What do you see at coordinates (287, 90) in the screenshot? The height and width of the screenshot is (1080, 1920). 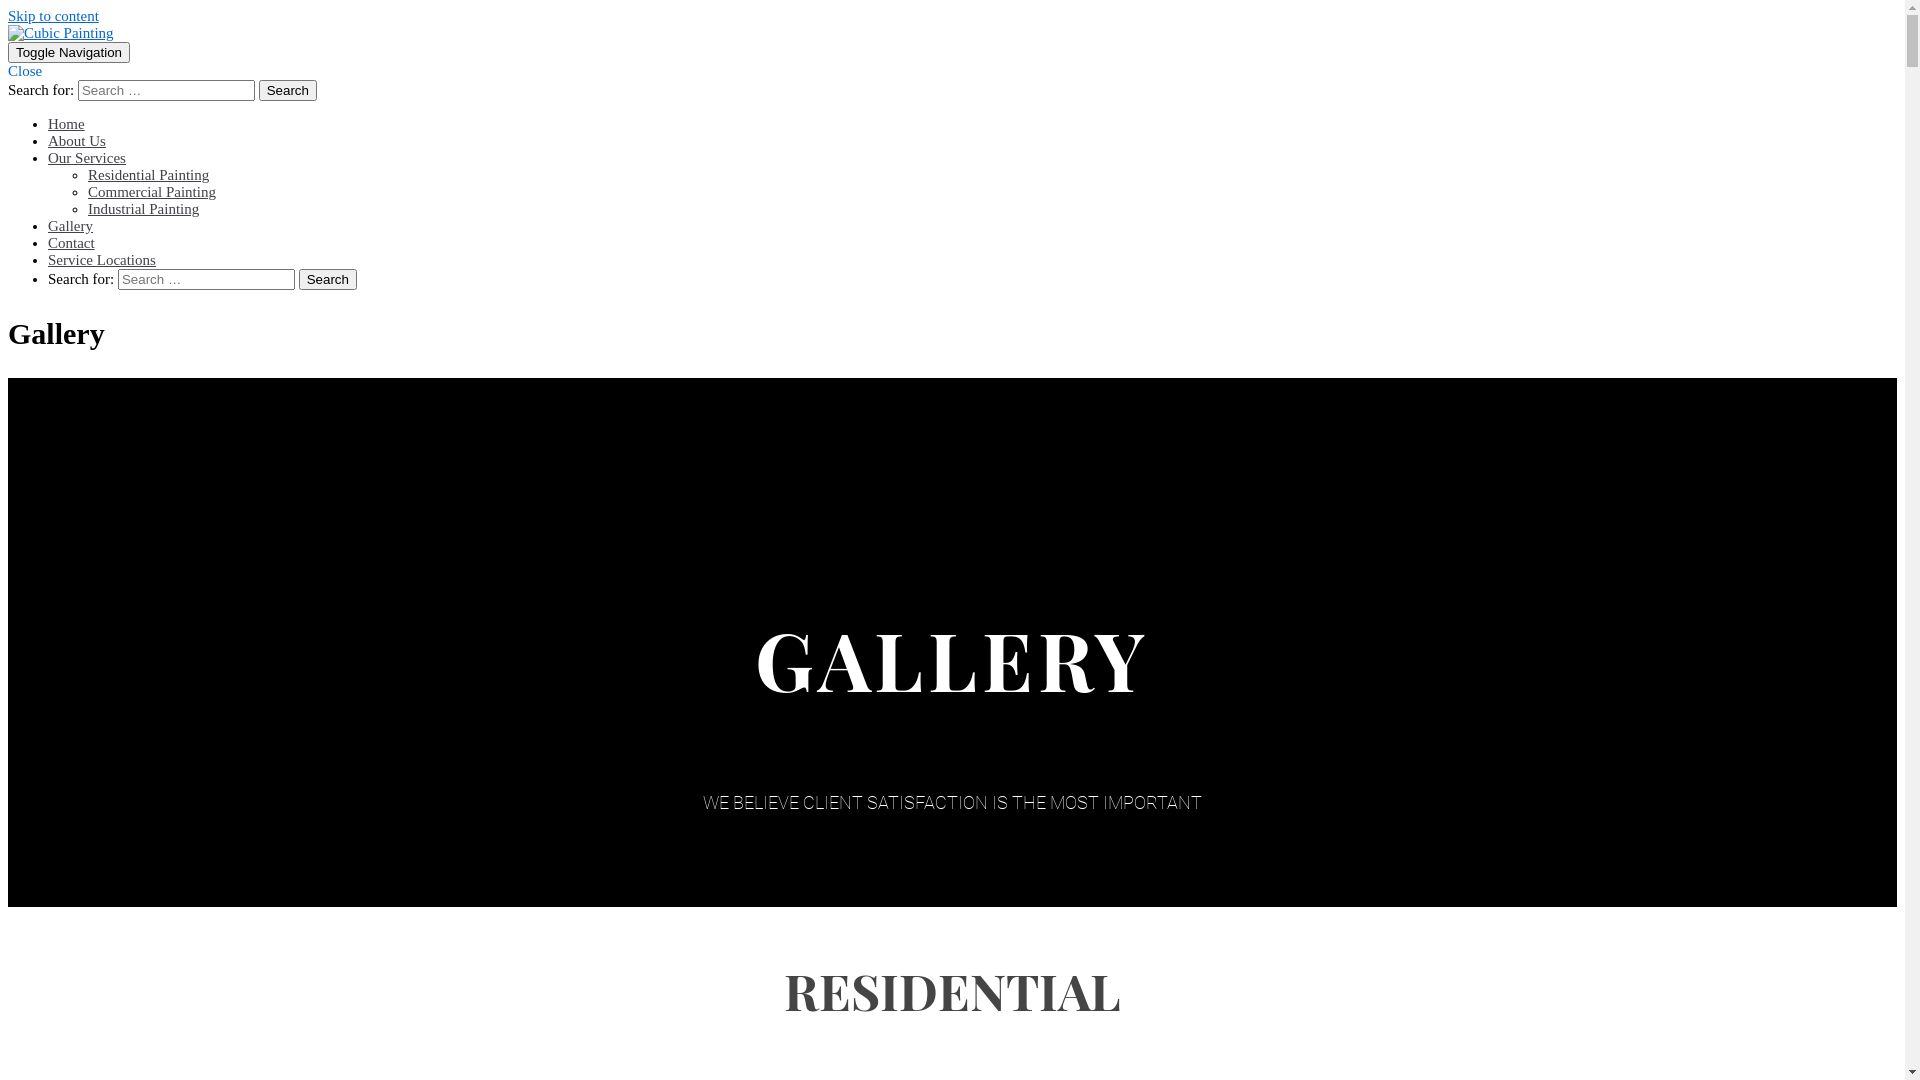 I see `'Search'` at bounding box center [287, 90].